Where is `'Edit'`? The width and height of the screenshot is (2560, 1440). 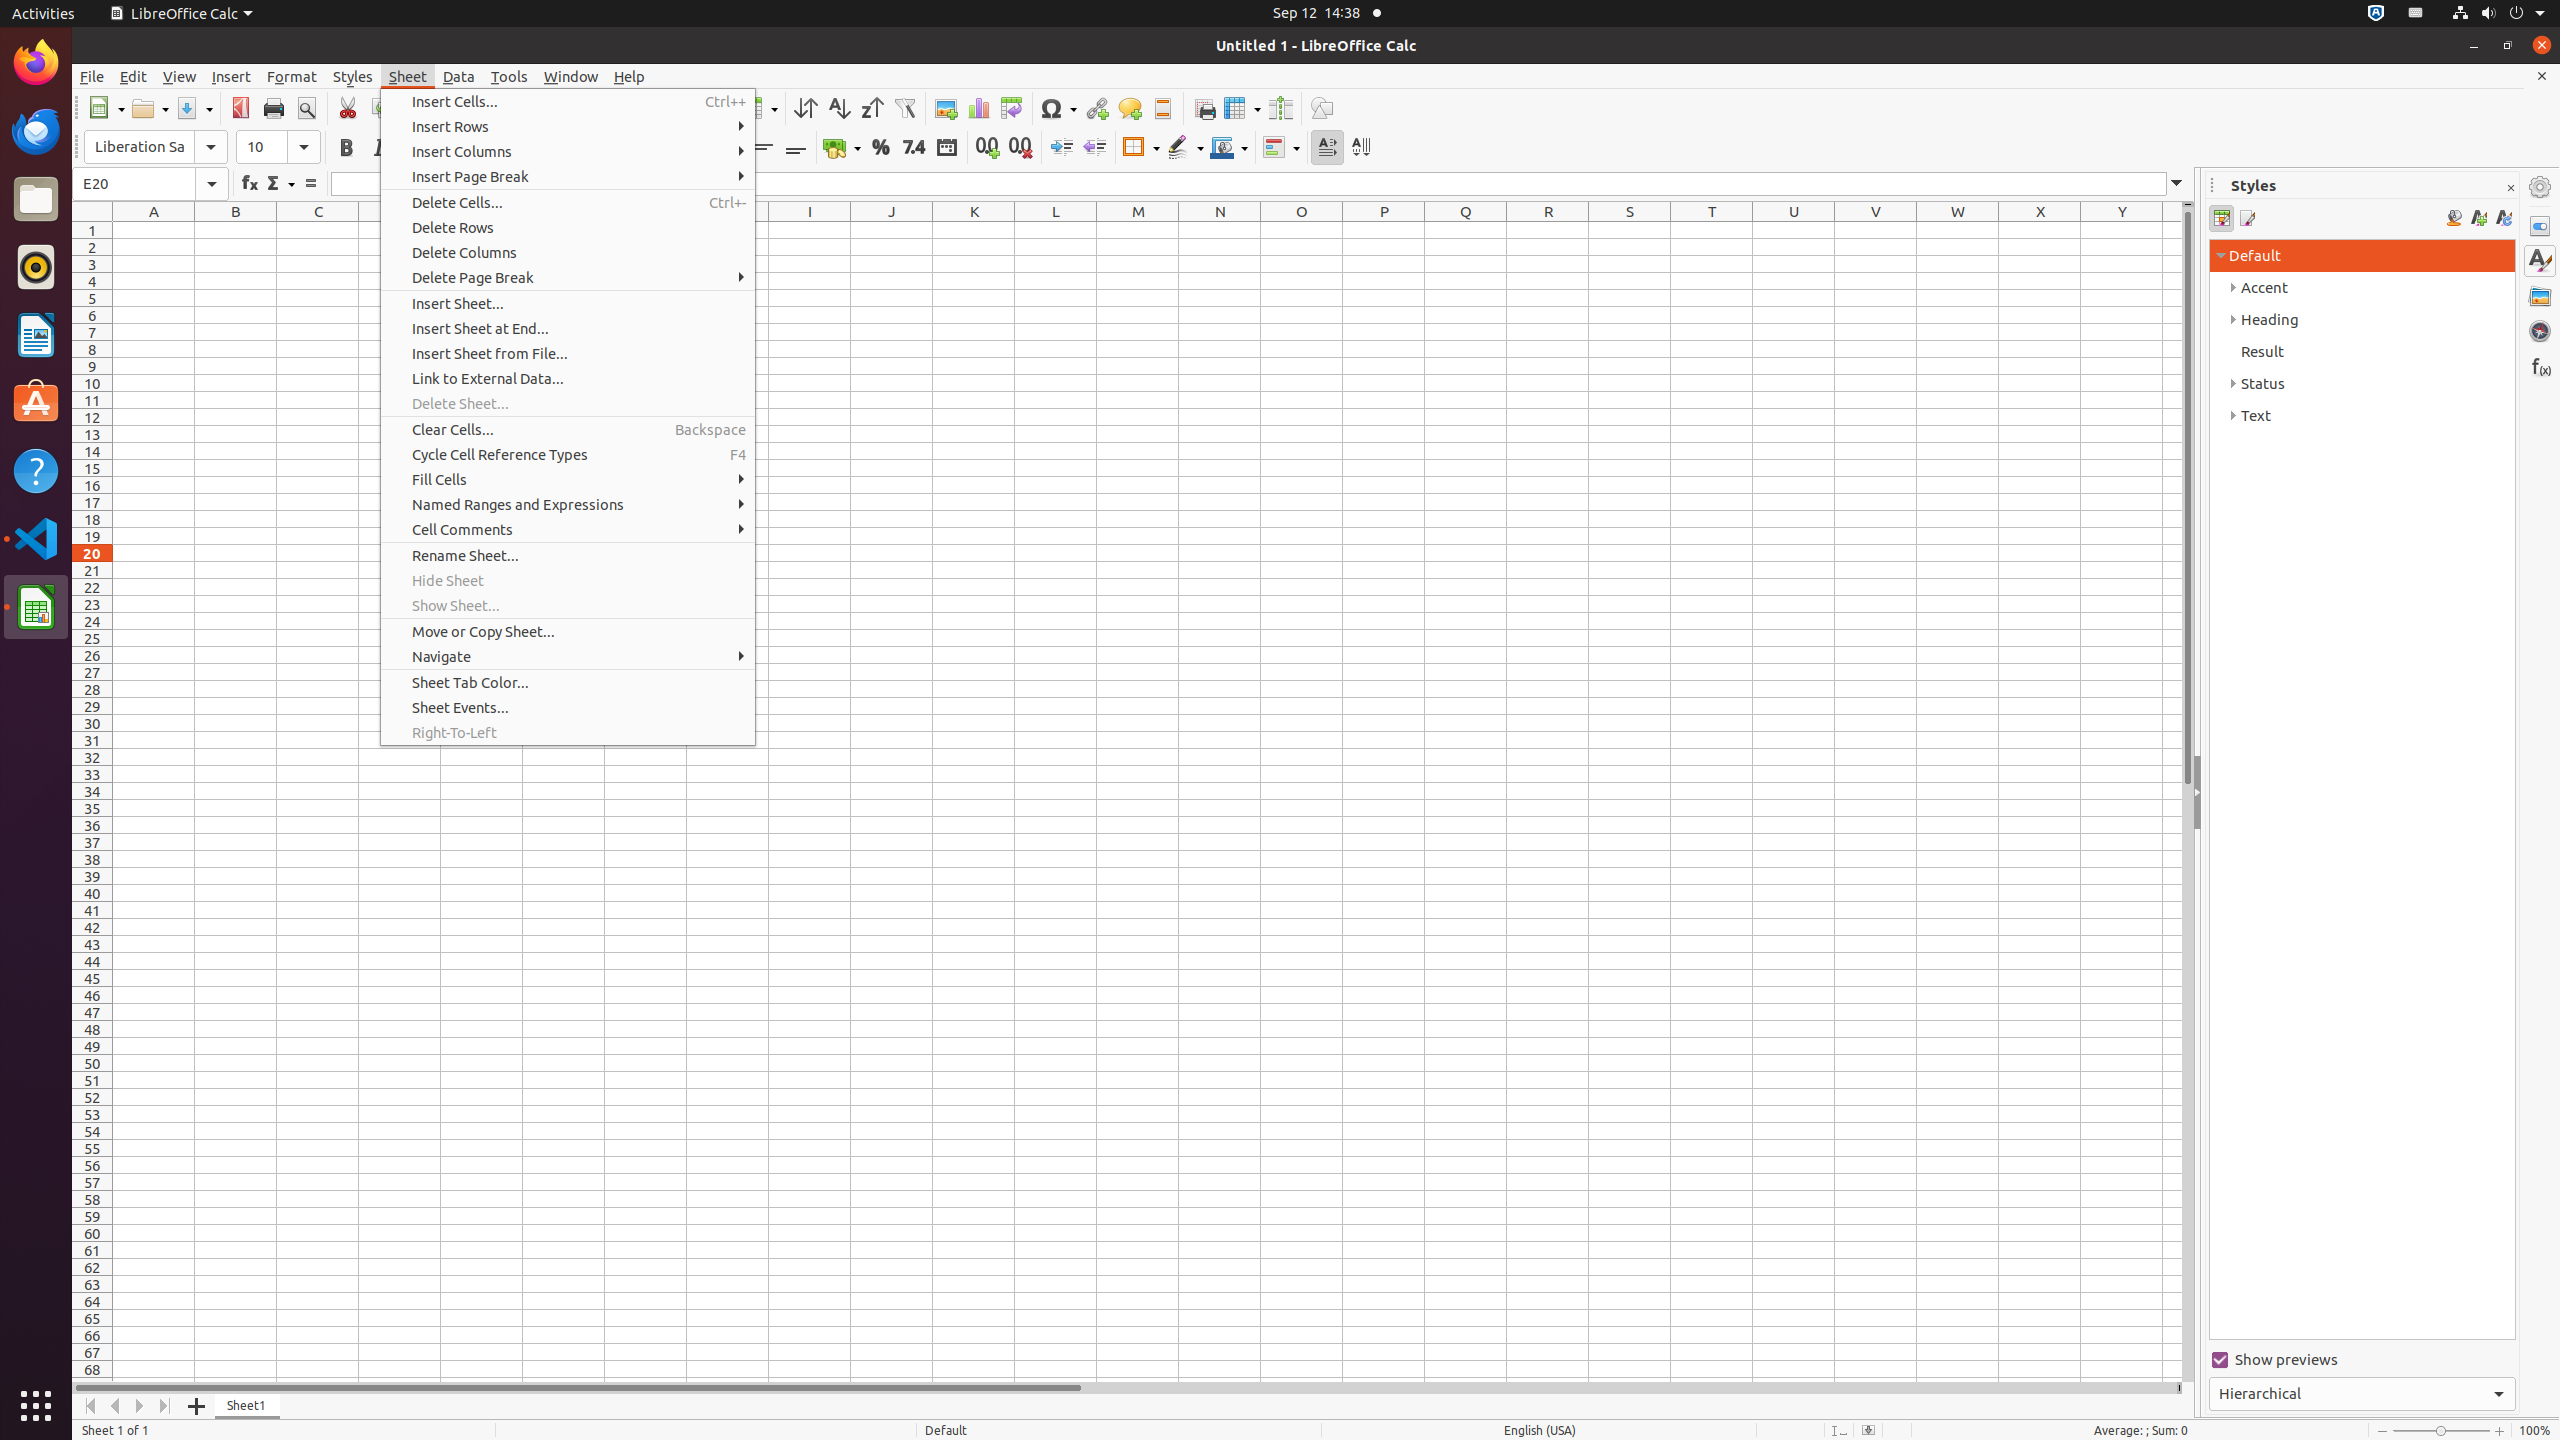 'Edit' is located at coordinates (133, 76).